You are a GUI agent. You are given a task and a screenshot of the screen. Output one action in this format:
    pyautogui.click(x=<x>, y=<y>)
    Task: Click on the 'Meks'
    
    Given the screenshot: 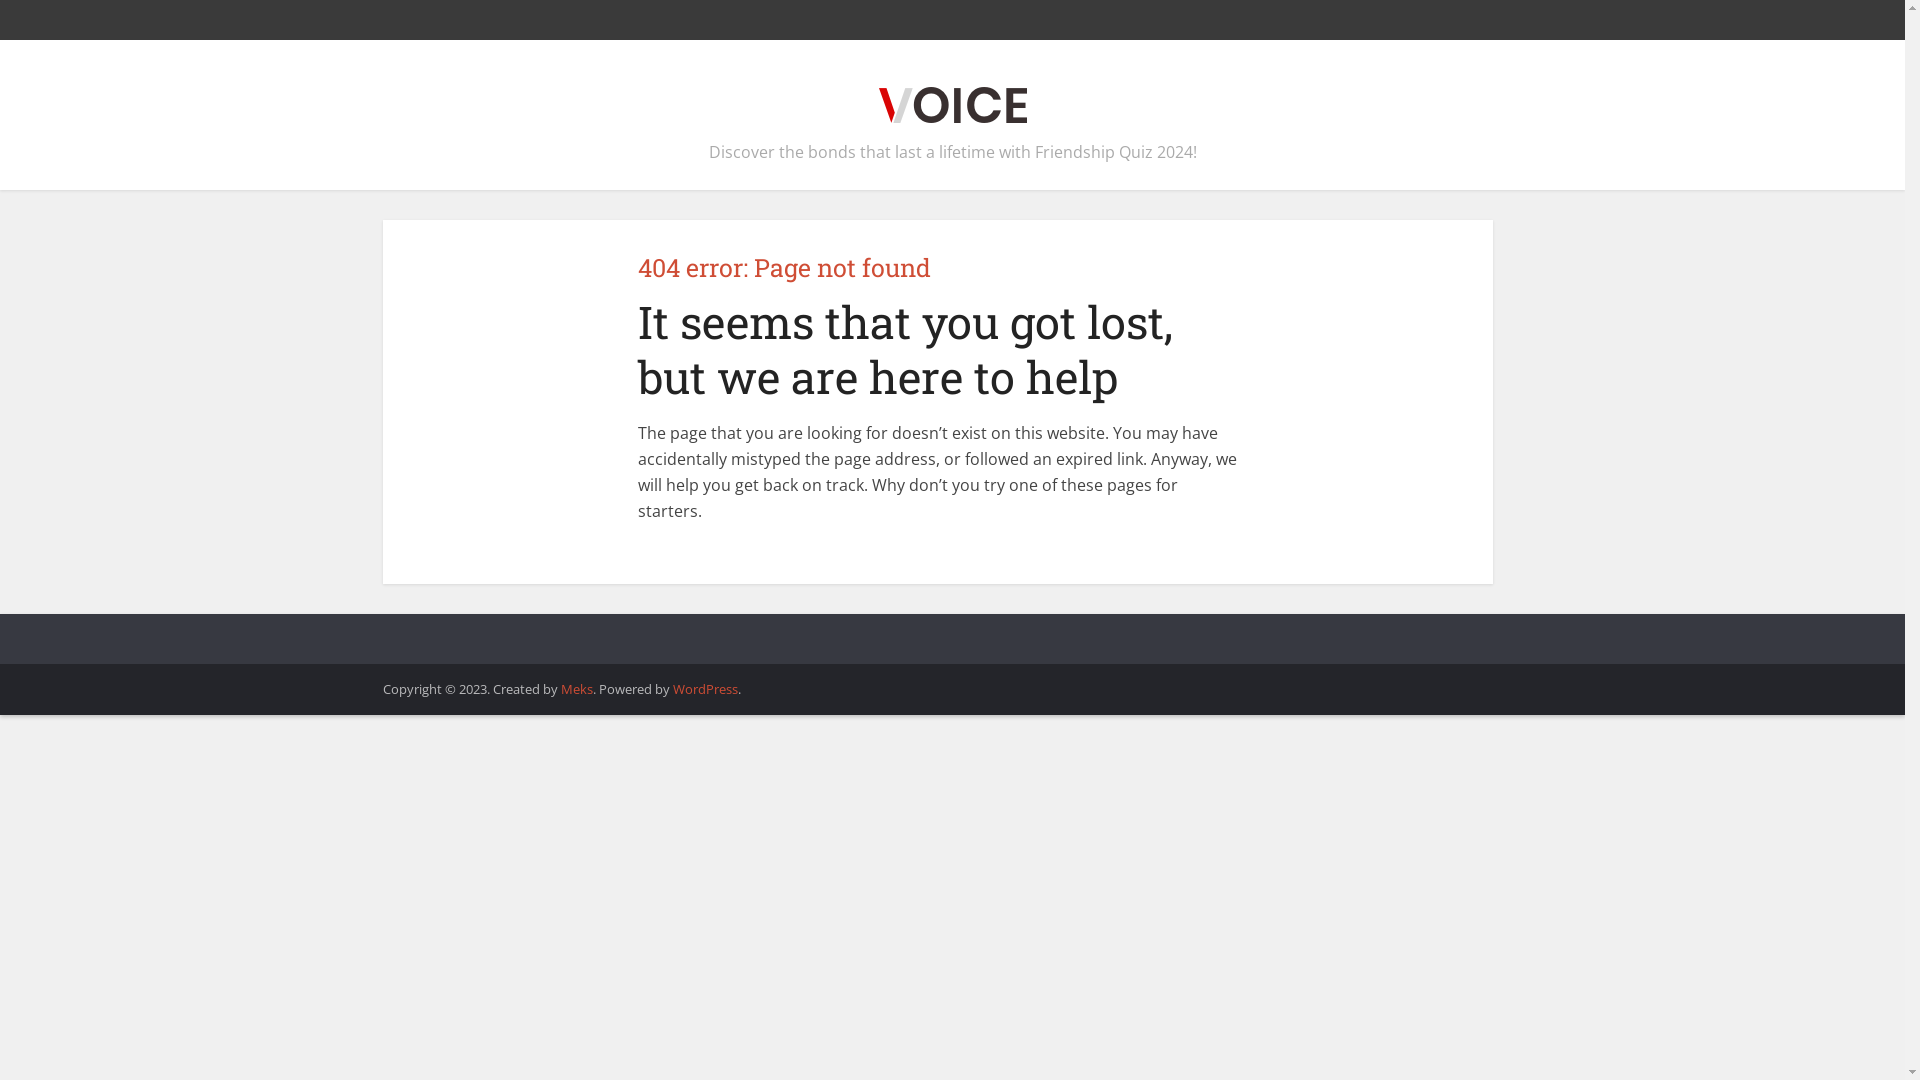 What is the action you would take?
    pyautogui.click(x=575, y=688)
    